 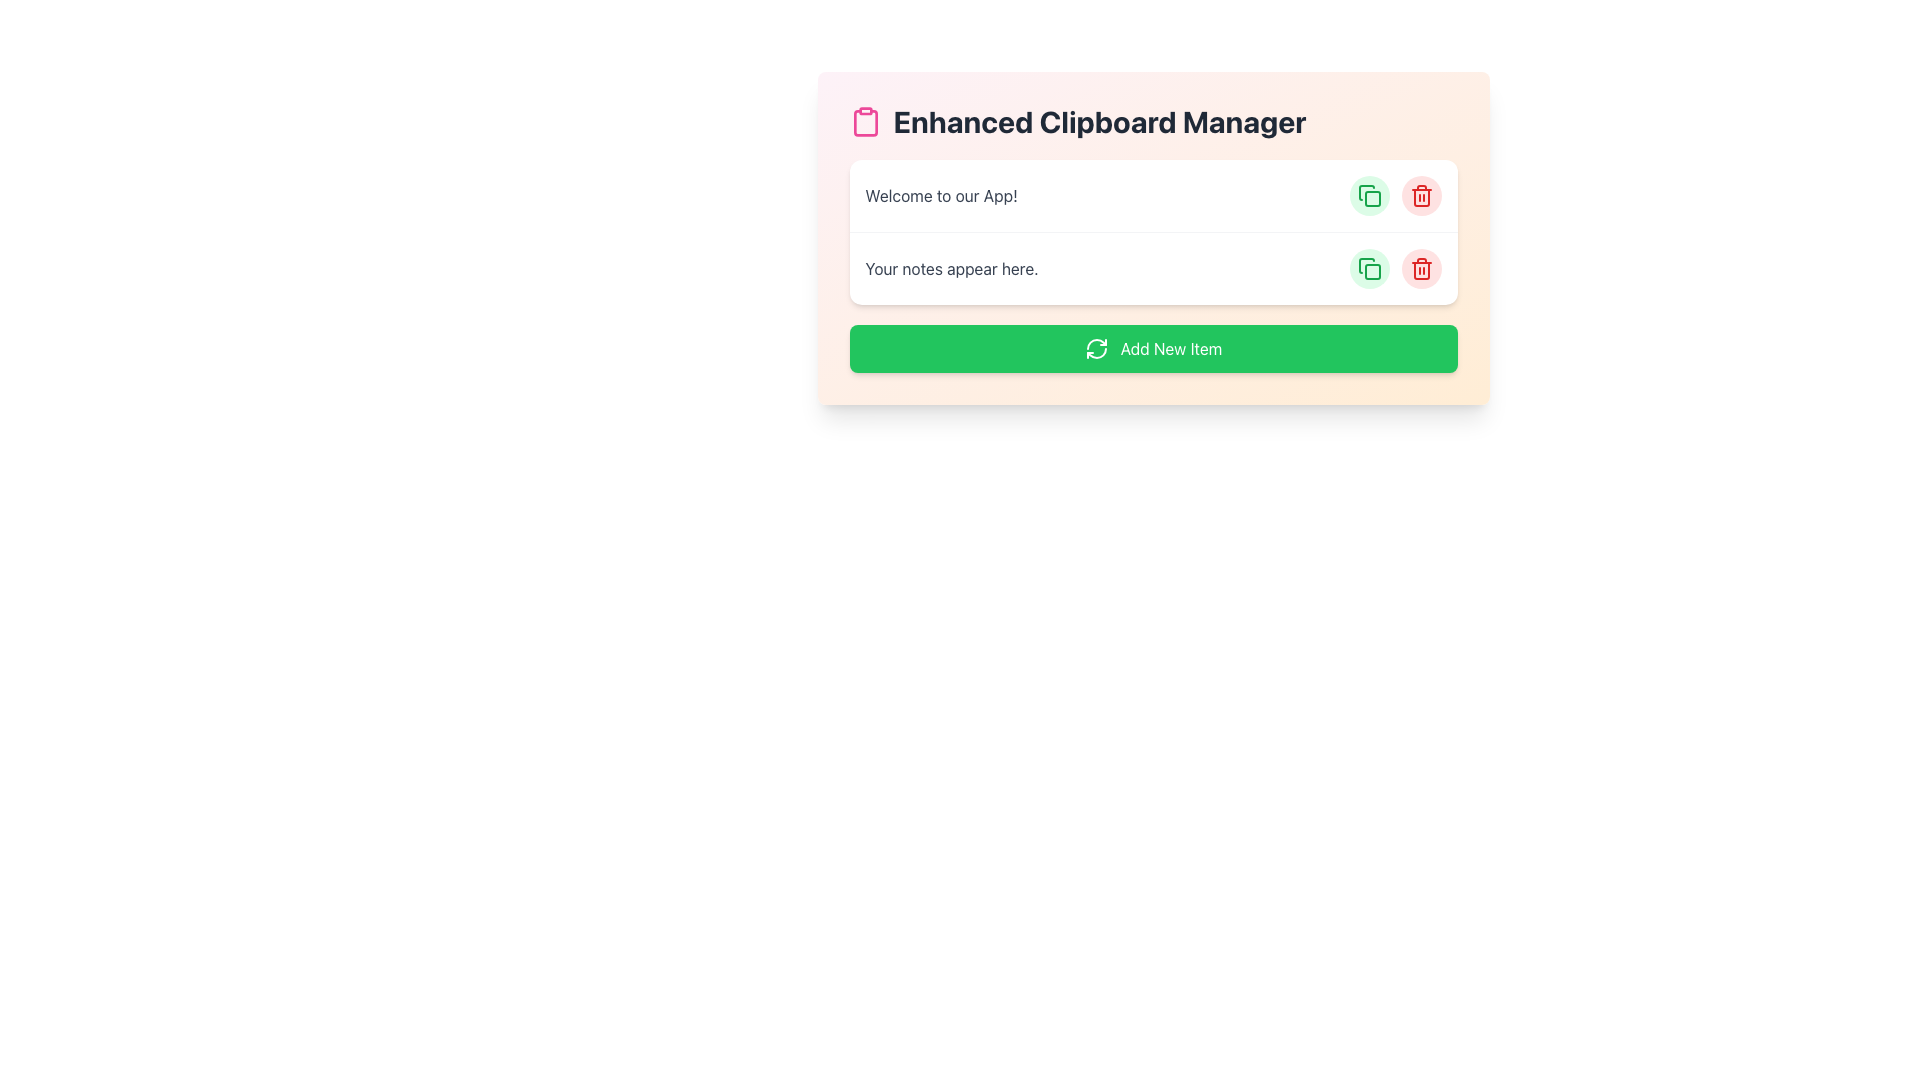 I want to click on the second circular button located on the right side of the text area labeled 'Your notes appear here' to copy the associated content, so click(x=1368, y=268).